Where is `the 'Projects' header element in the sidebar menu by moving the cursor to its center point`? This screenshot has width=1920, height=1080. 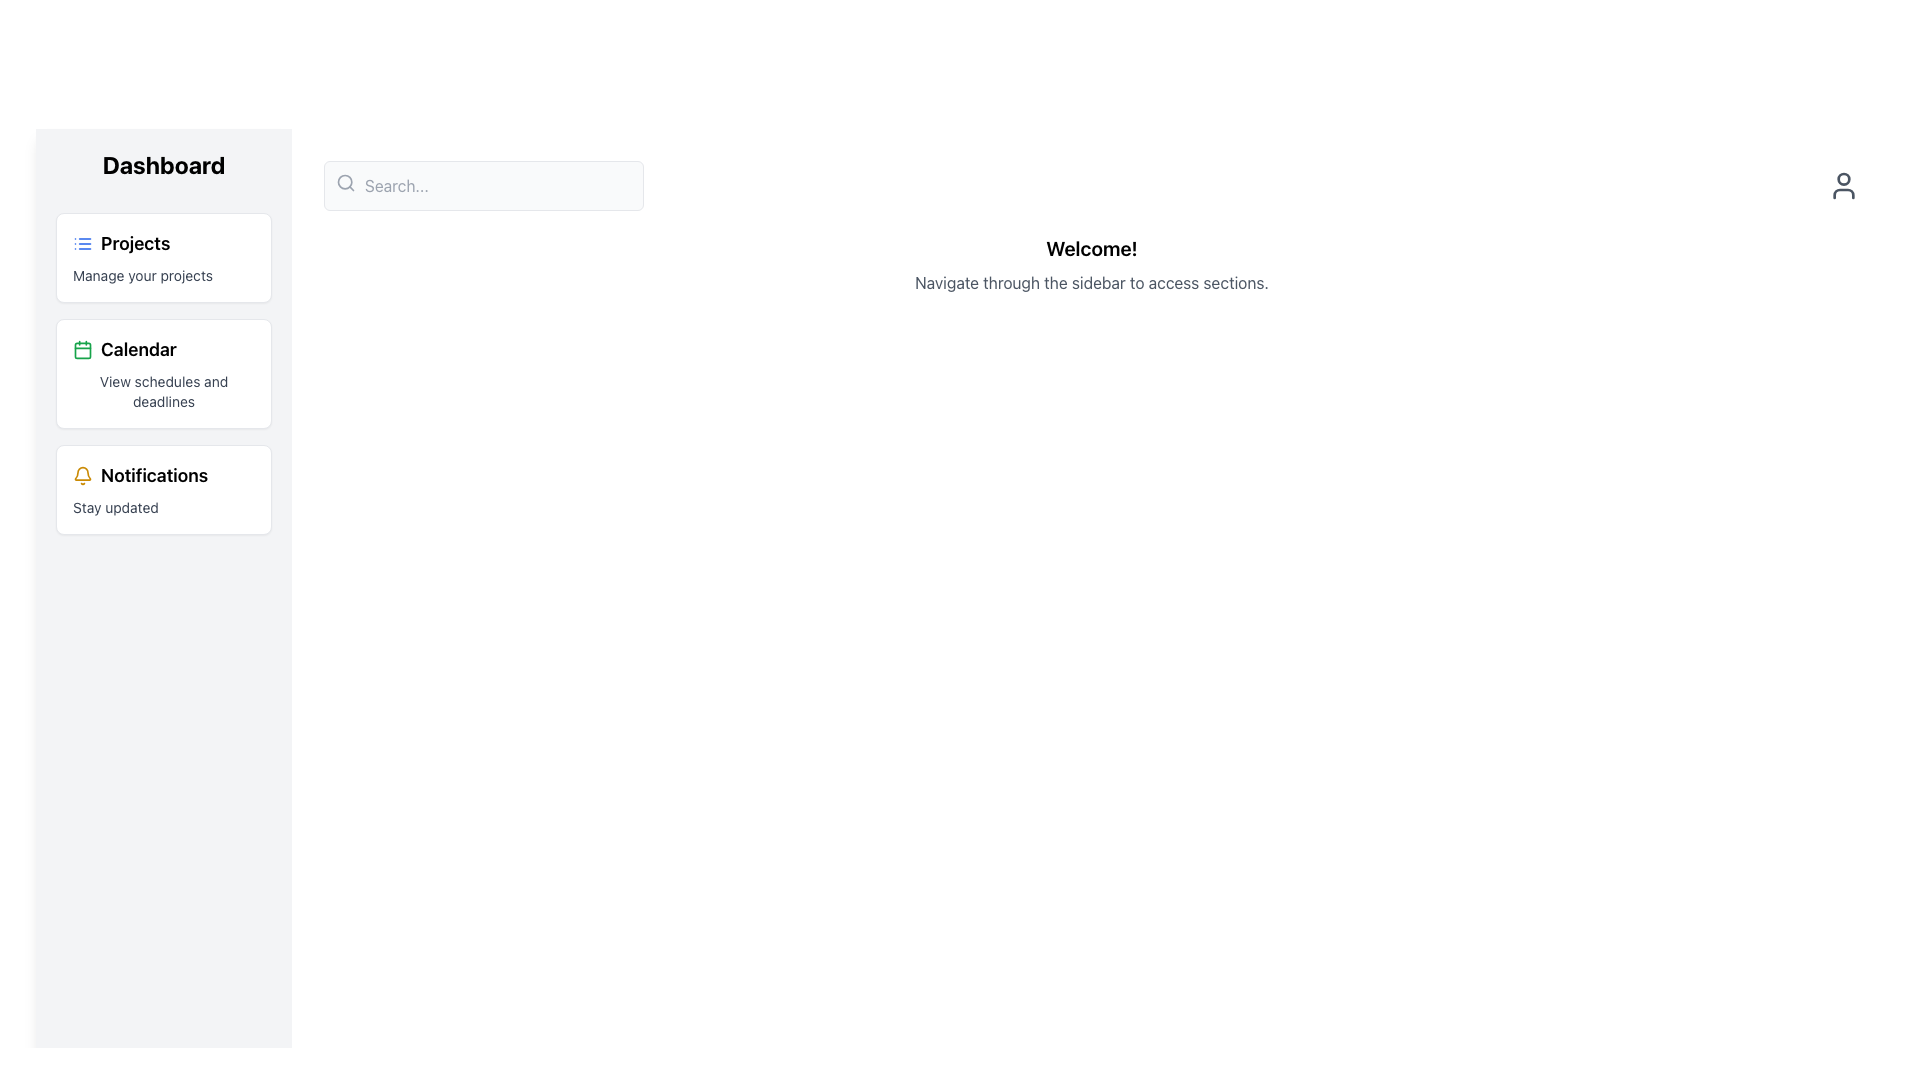 the 'Projects' header element in the sidebar menu by moving the cursor to its center point is located at coordinates (120, 242).